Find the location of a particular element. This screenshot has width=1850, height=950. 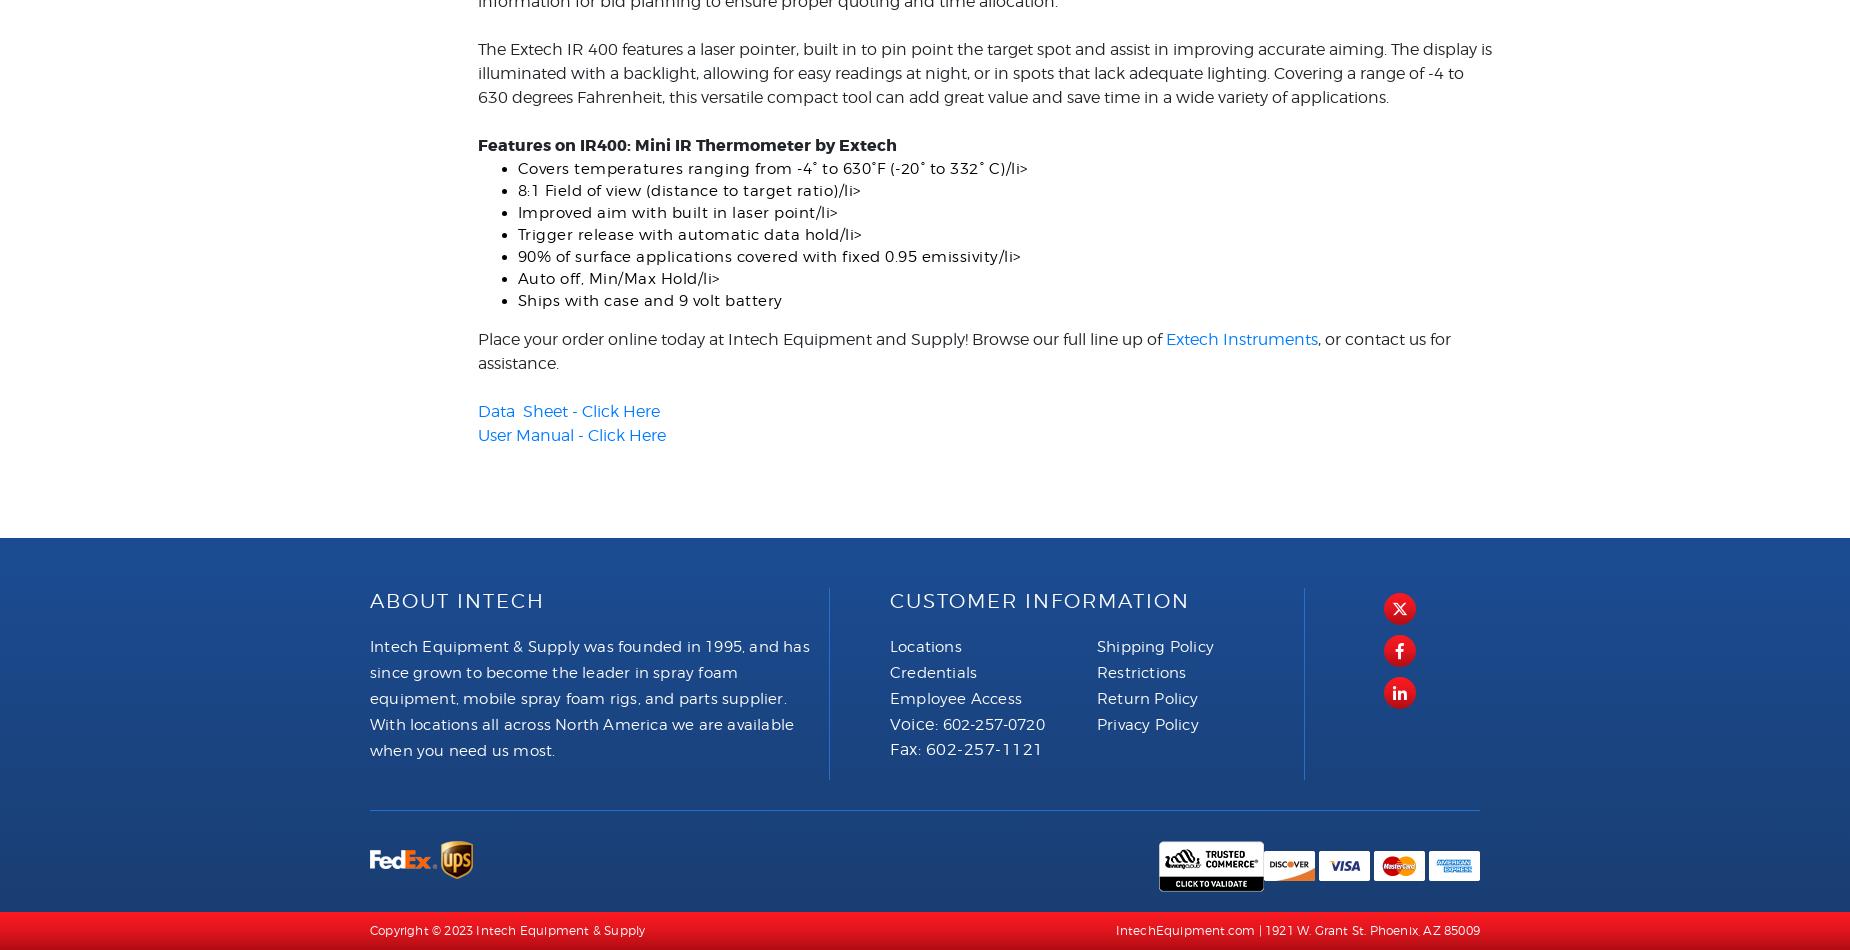

'Return Policy' is located at coordinates (1146, 697).